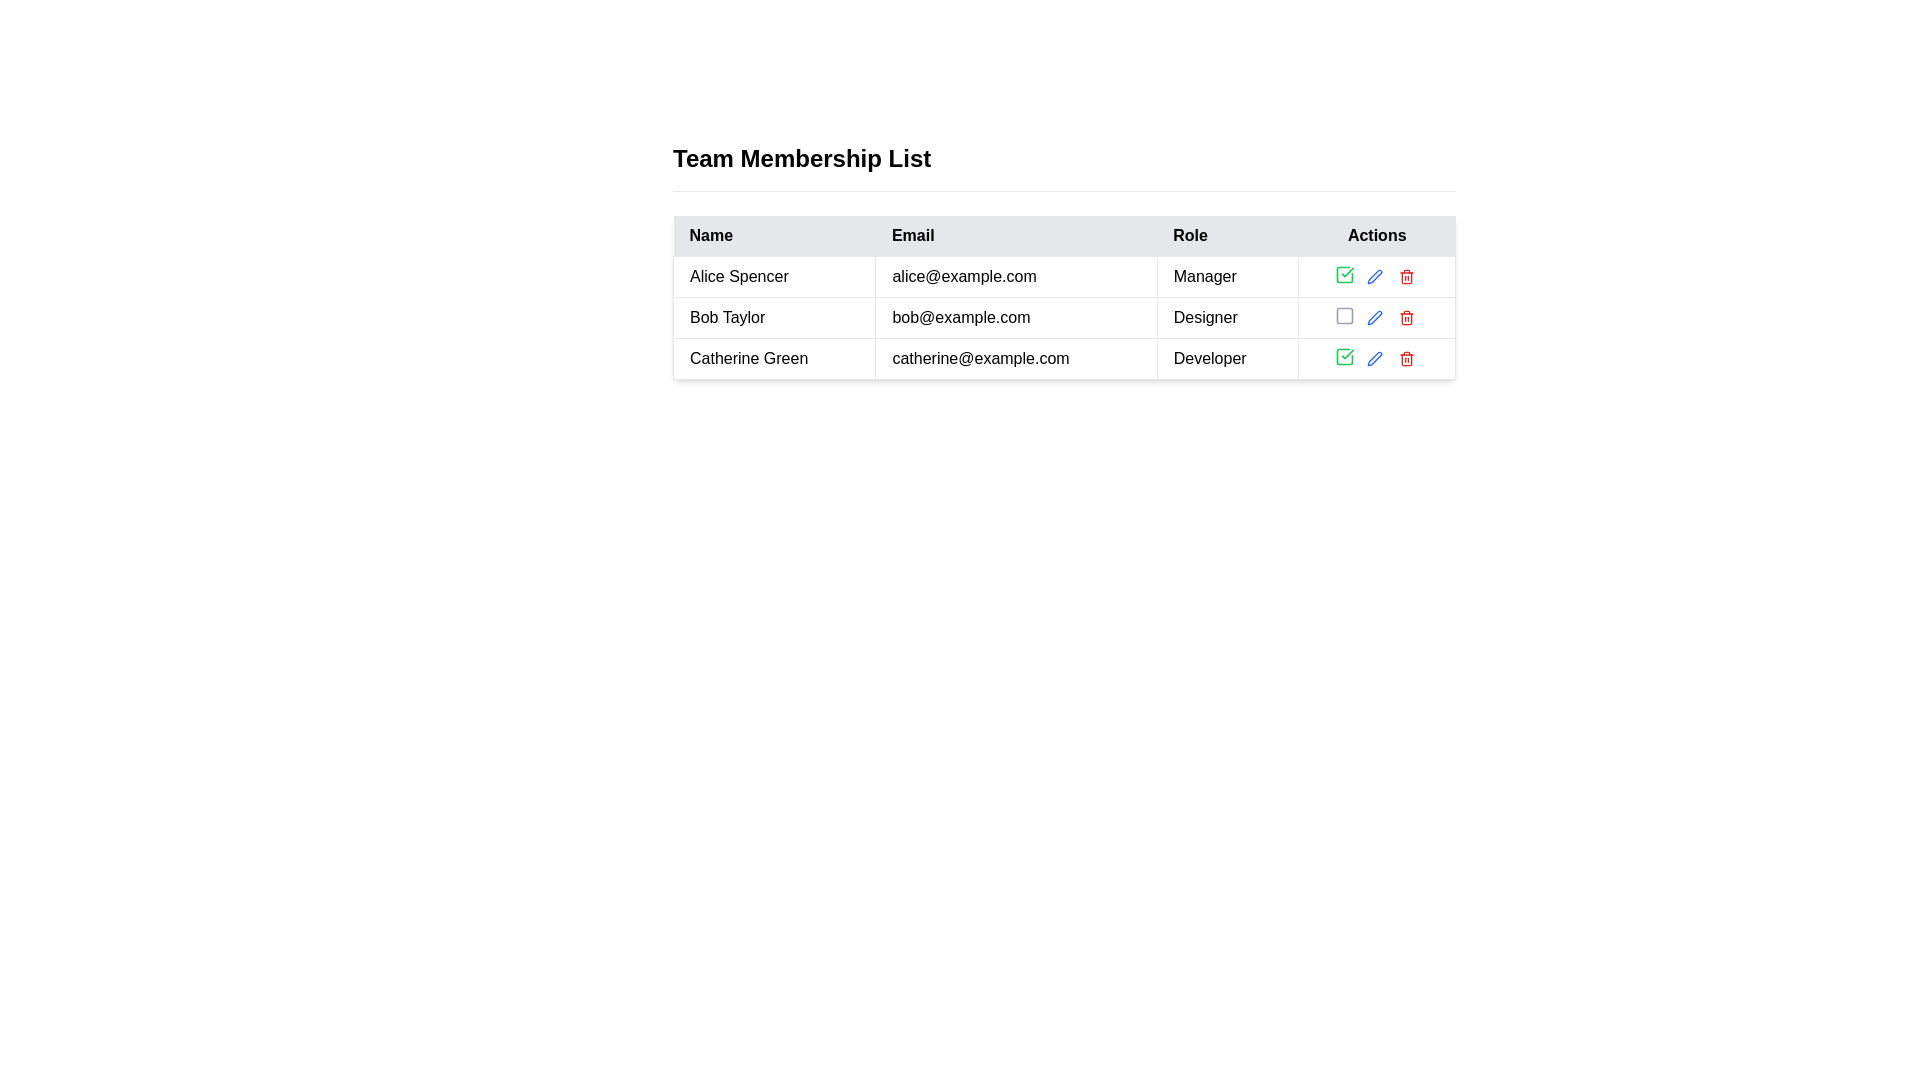  What do you see at coordinates (1227, 277) in the screenshot?
I see `the text display element labeled 'Manager' located in the third column of the first row of the table under the 'Role' header` at bounding box center [1227, 277].